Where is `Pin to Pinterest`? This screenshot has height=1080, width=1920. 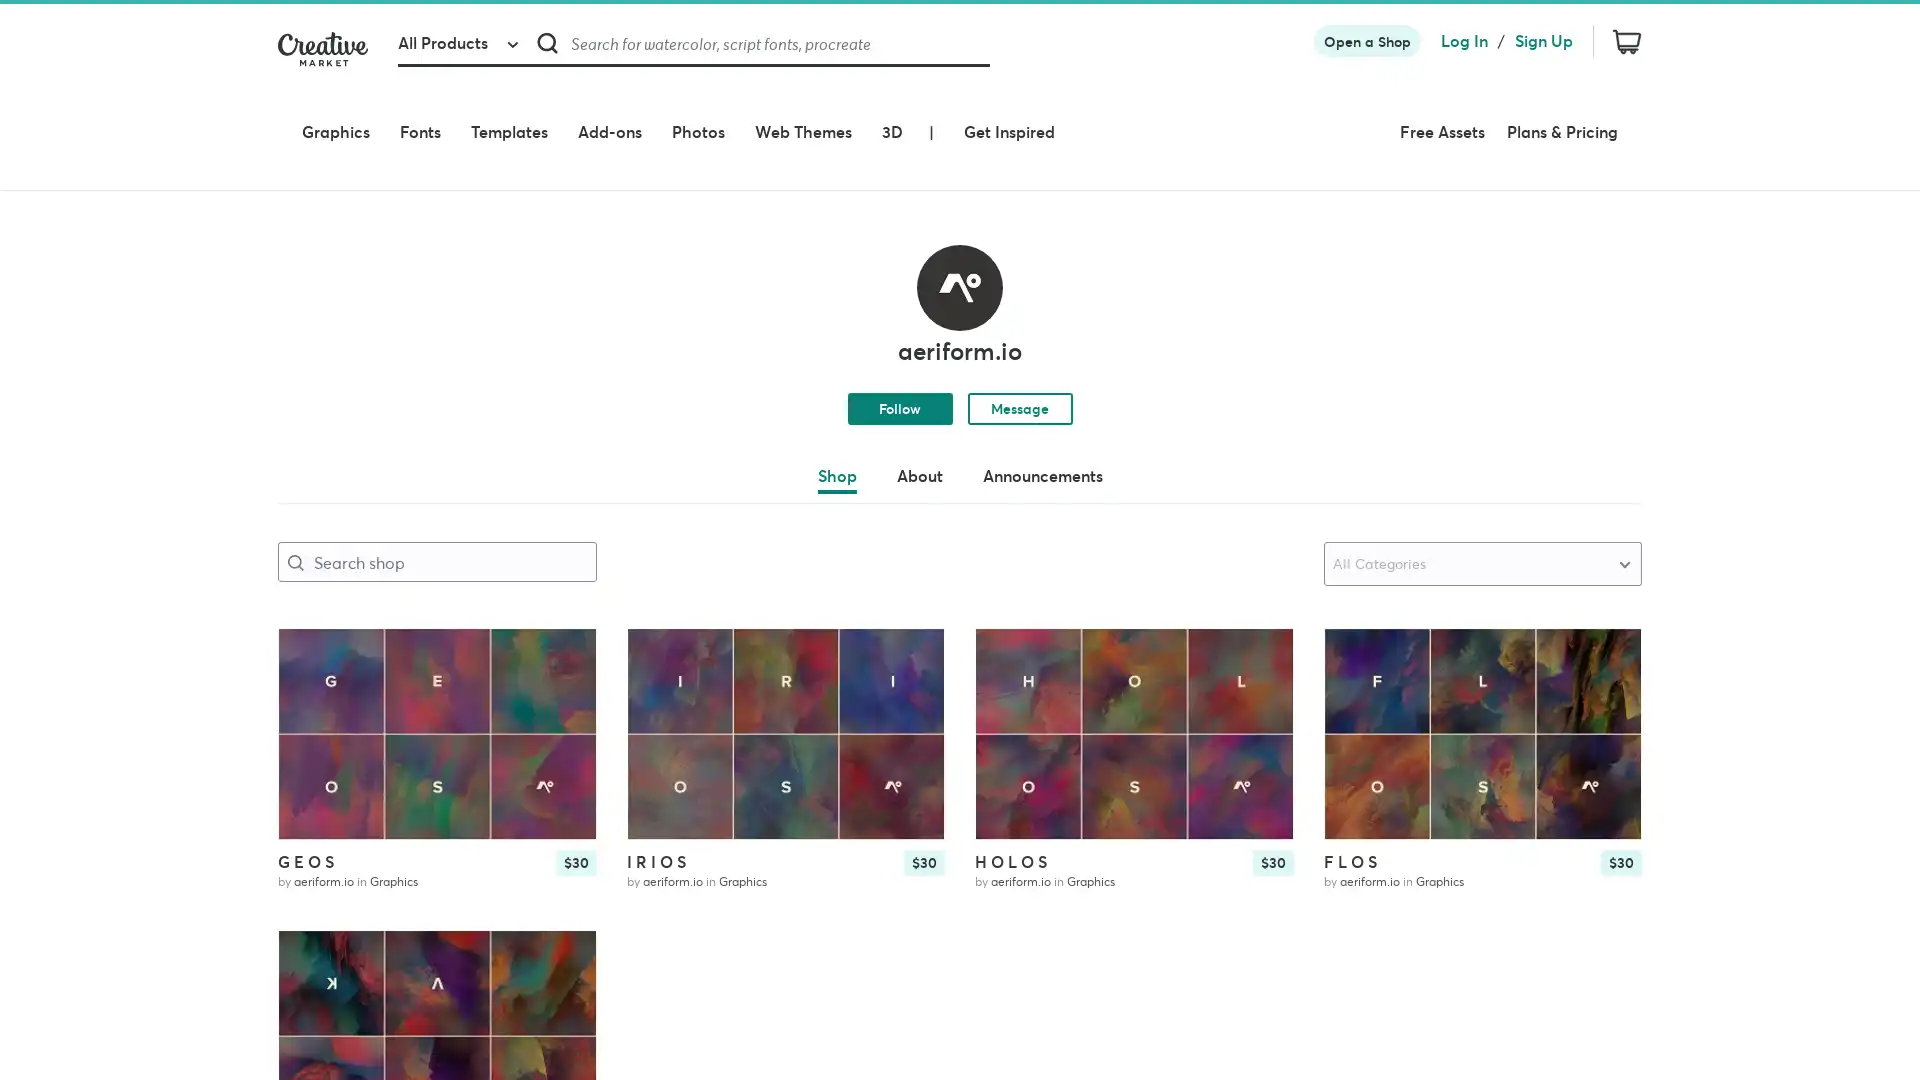 Pin to Pinterest is located at coordinates (1008, 588).